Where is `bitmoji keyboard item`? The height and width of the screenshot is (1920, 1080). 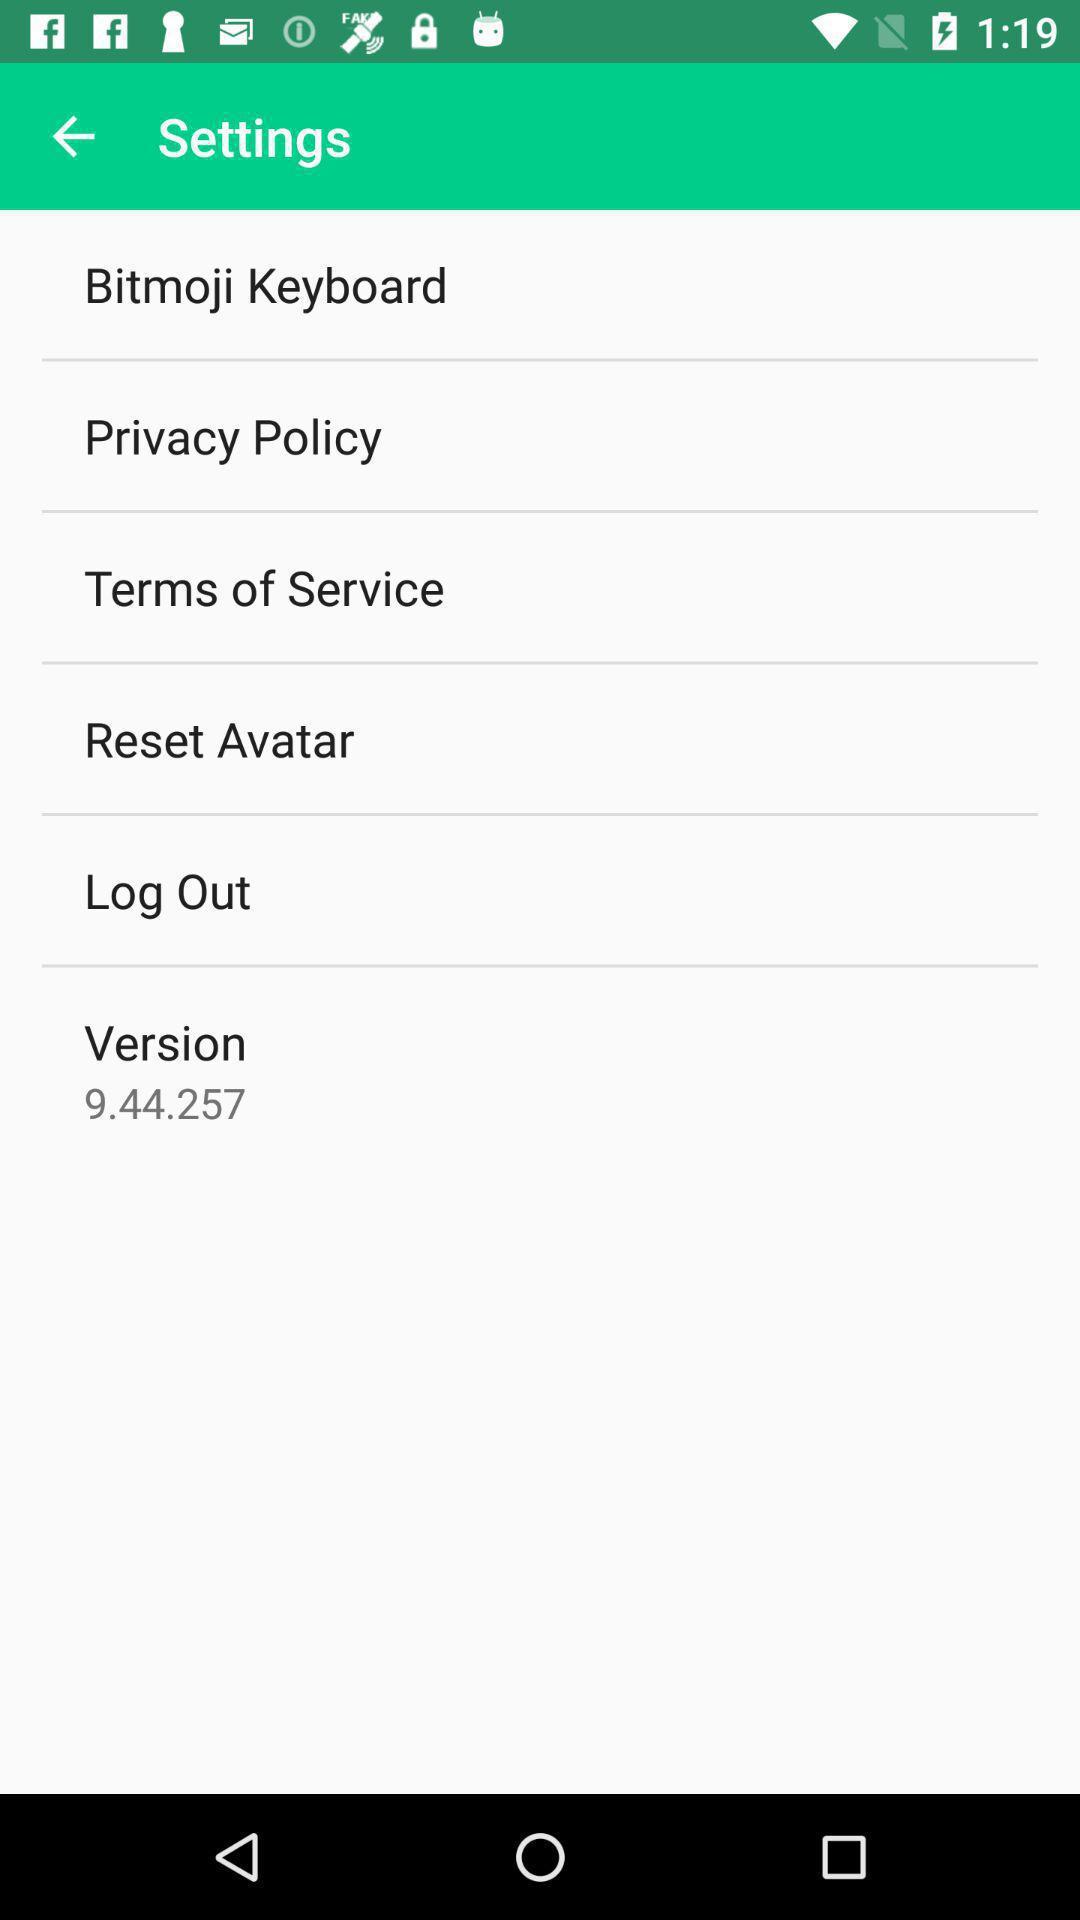
bitmoji keyboard item is located at coordinates (264, 283).